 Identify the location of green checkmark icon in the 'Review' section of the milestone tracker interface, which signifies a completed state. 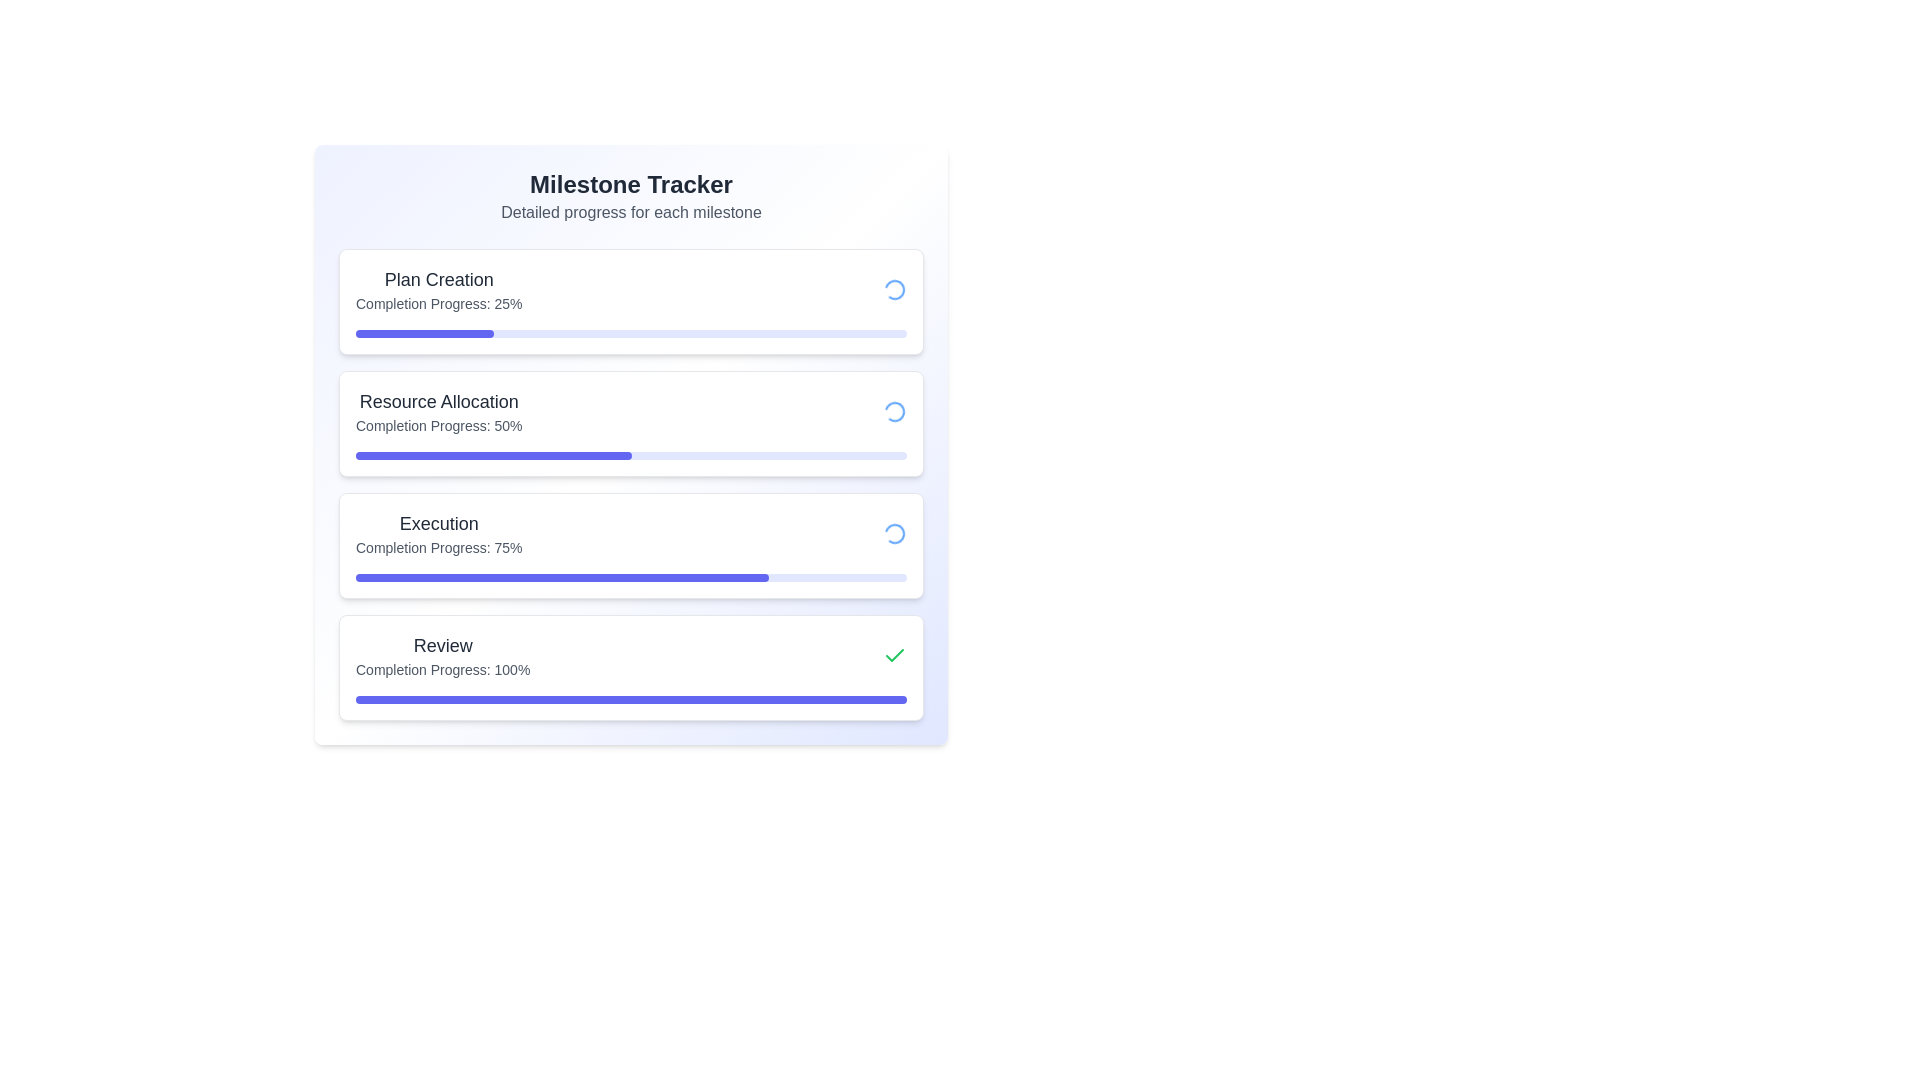
(893, 655).